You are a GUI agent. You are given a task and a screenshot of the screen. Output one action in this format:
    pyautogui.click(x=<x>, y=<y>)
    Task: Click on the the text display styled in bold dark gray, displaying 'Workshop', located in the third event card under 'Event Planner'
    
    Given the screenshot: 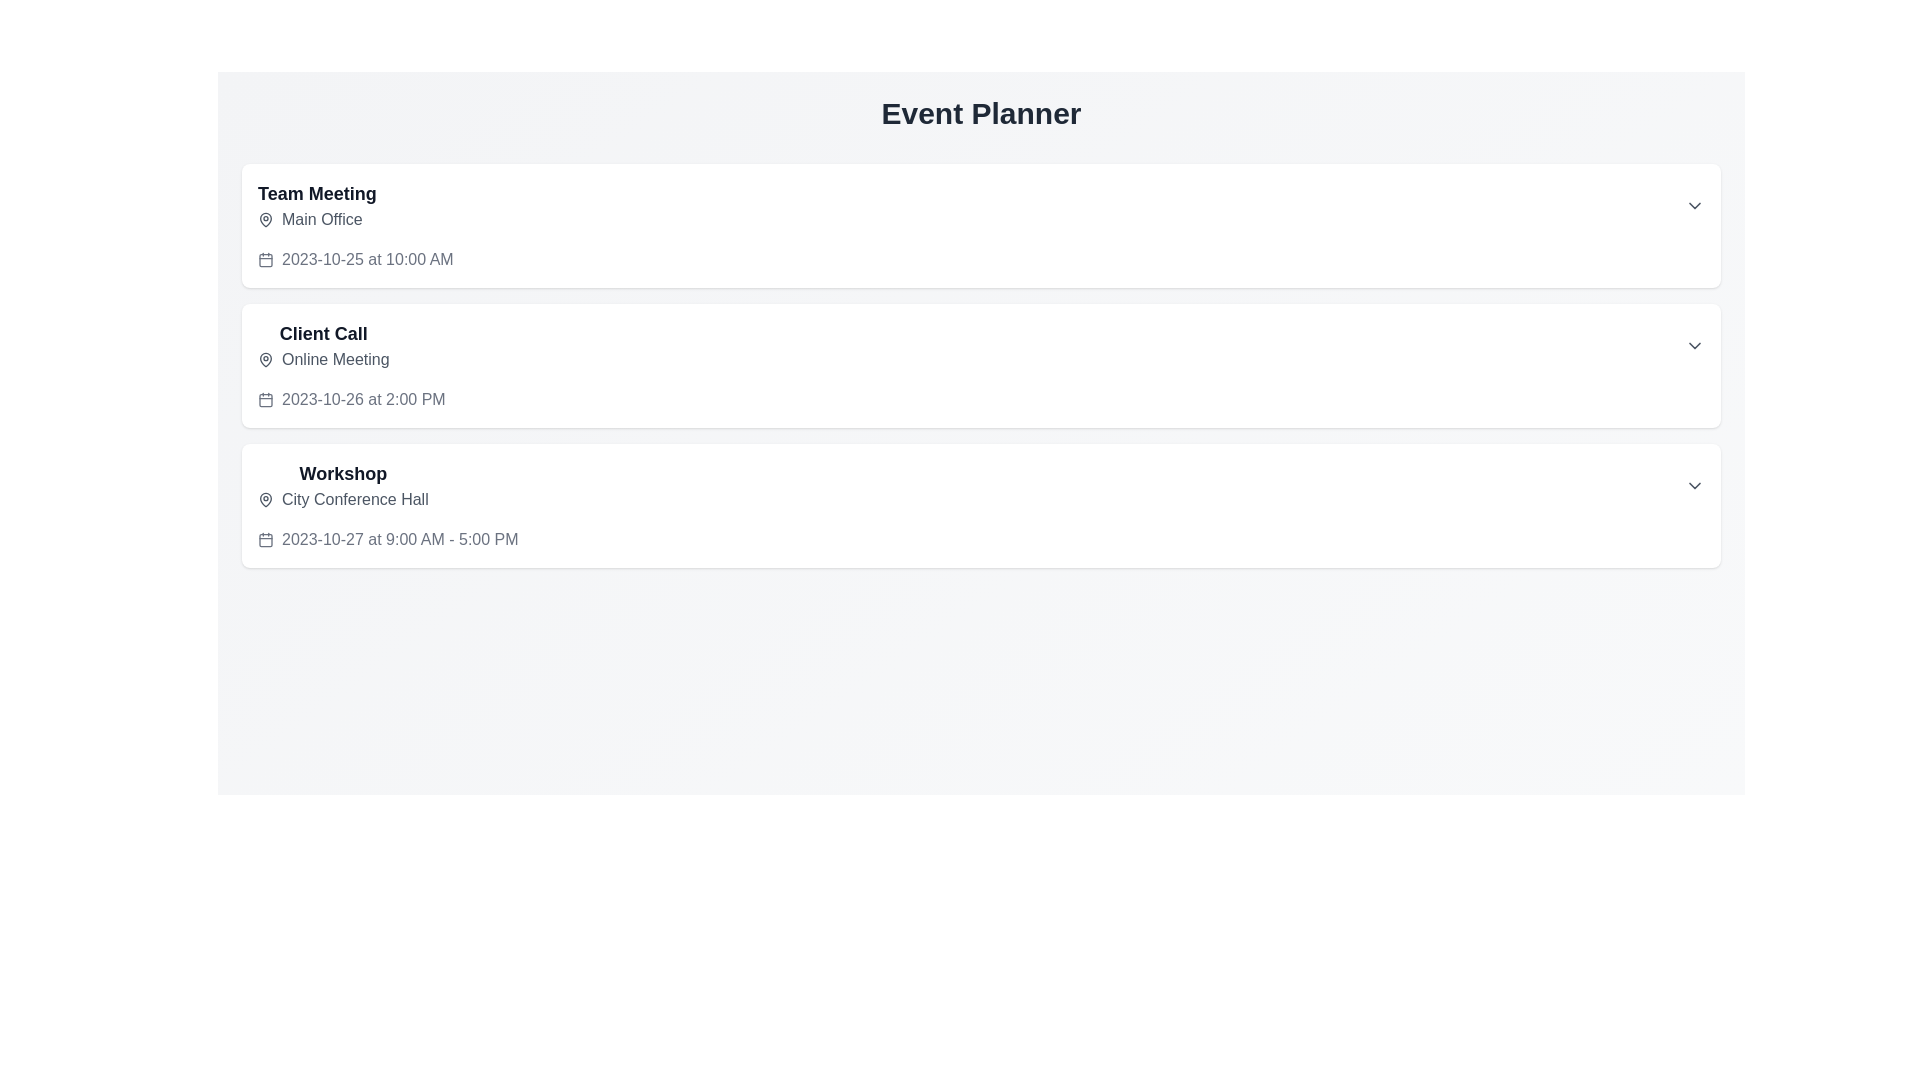 What is the action you would take?
    pyautogui.click(x=343, y=474)
    